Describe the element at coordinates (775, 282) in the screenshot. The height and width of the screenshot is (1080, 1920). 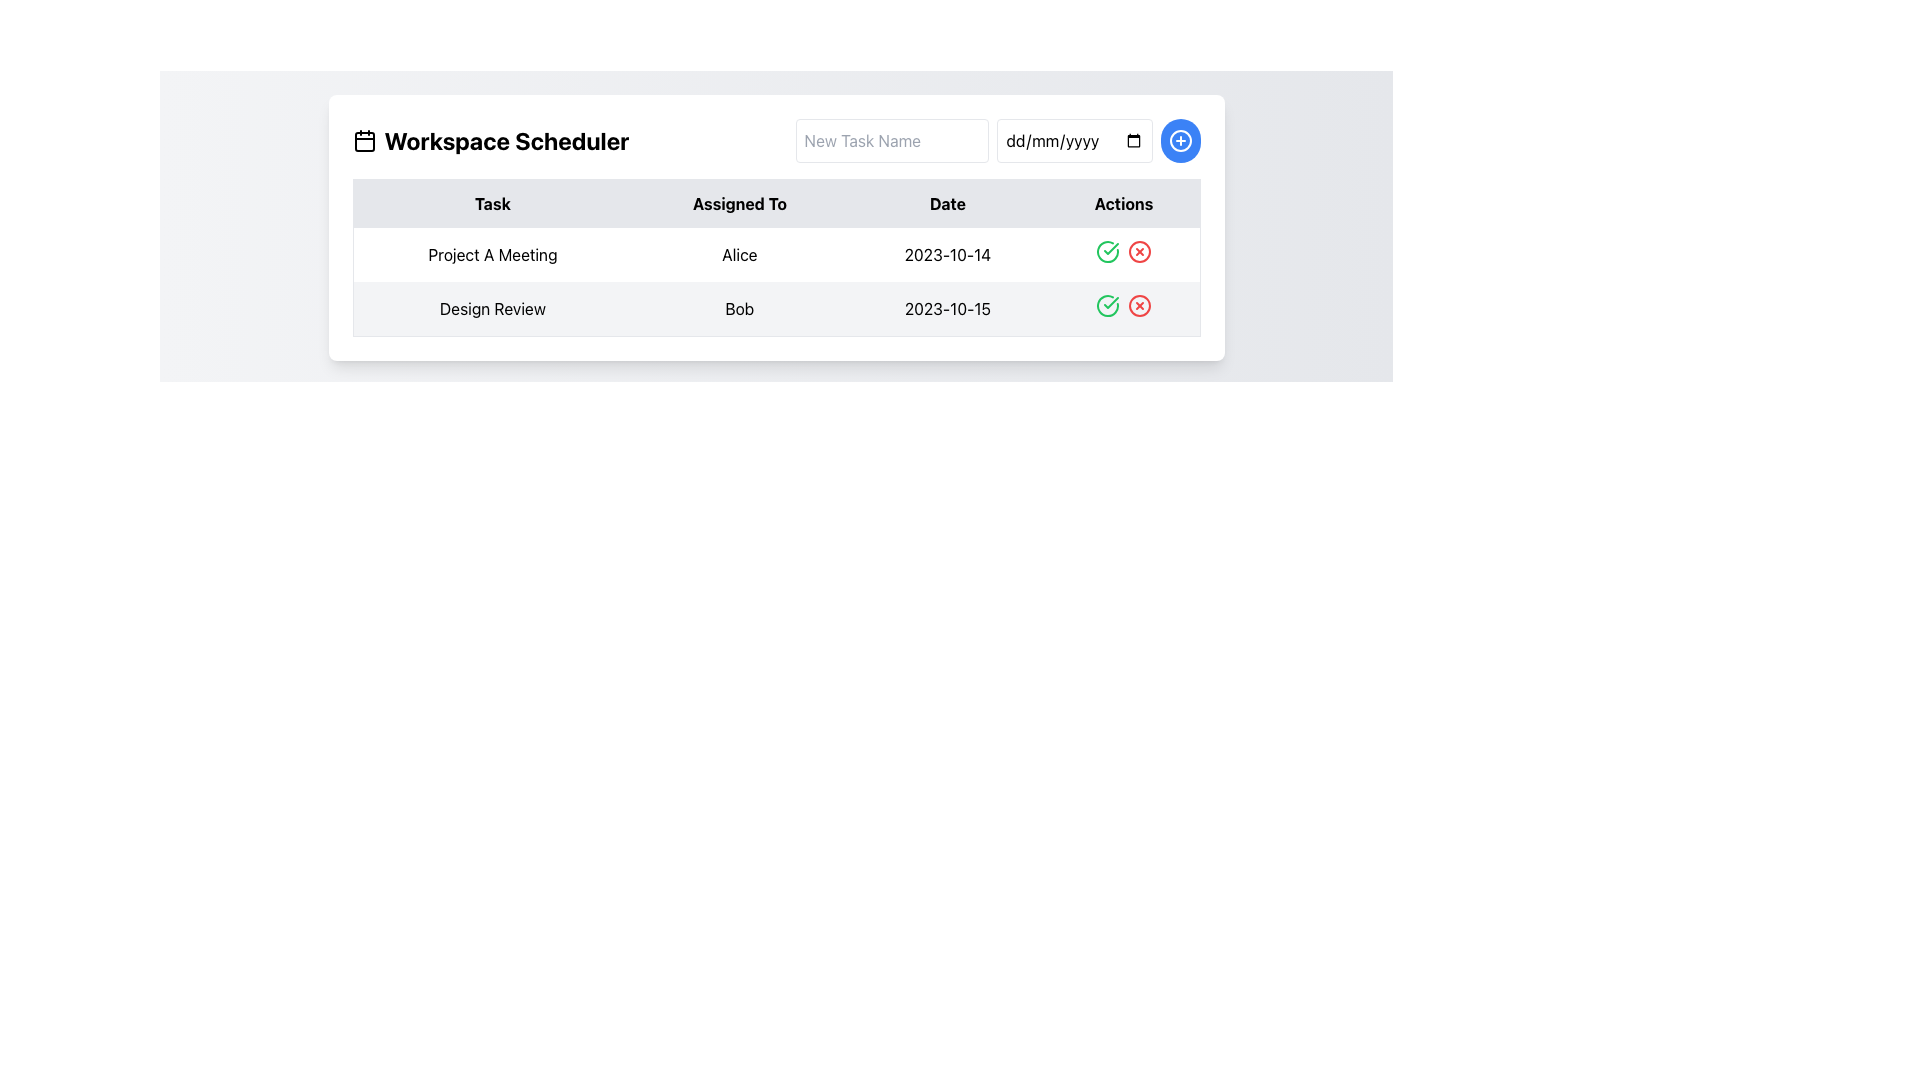
I see `the second row in the task details table` at that location.